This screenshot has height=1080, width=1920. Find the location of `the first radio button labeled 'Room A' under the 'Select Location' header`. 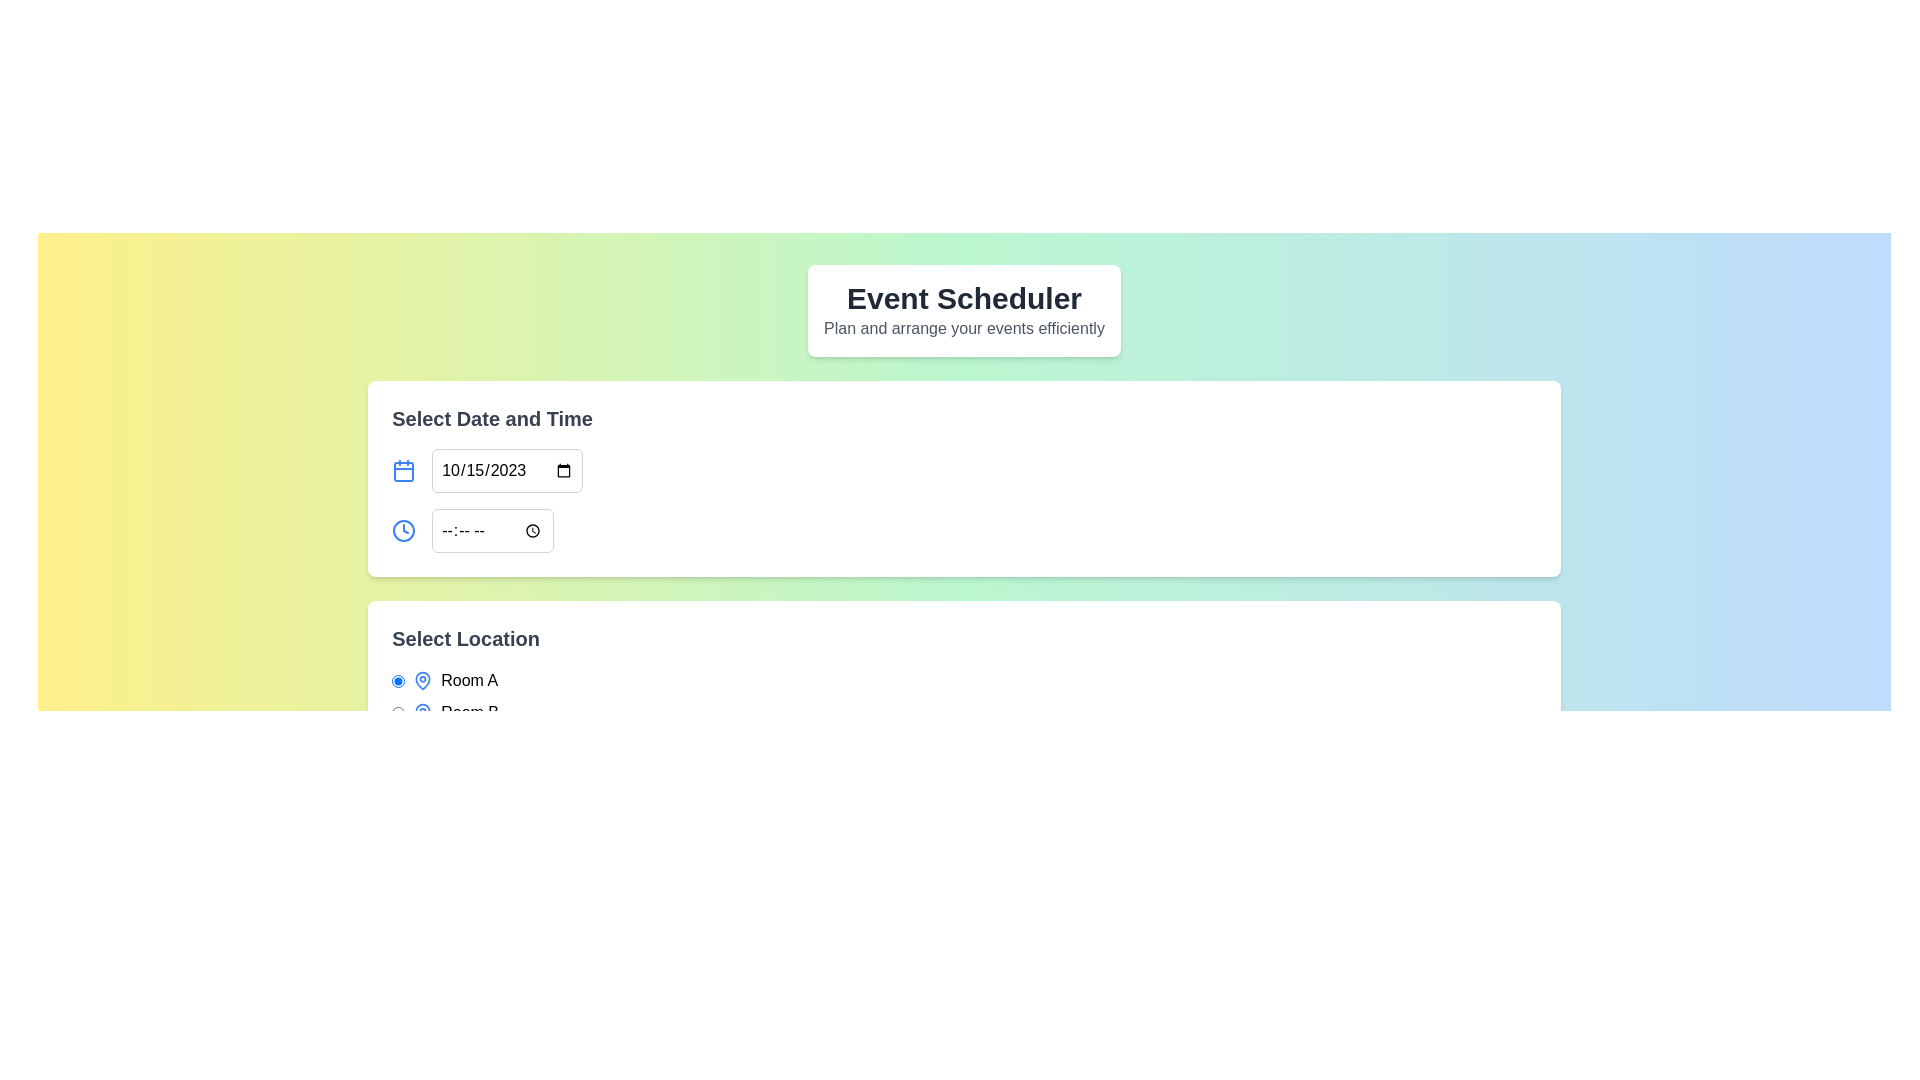

the first radio button labeled 'Room A' under the 'Select Location' header is located at coordinates (398, 680).